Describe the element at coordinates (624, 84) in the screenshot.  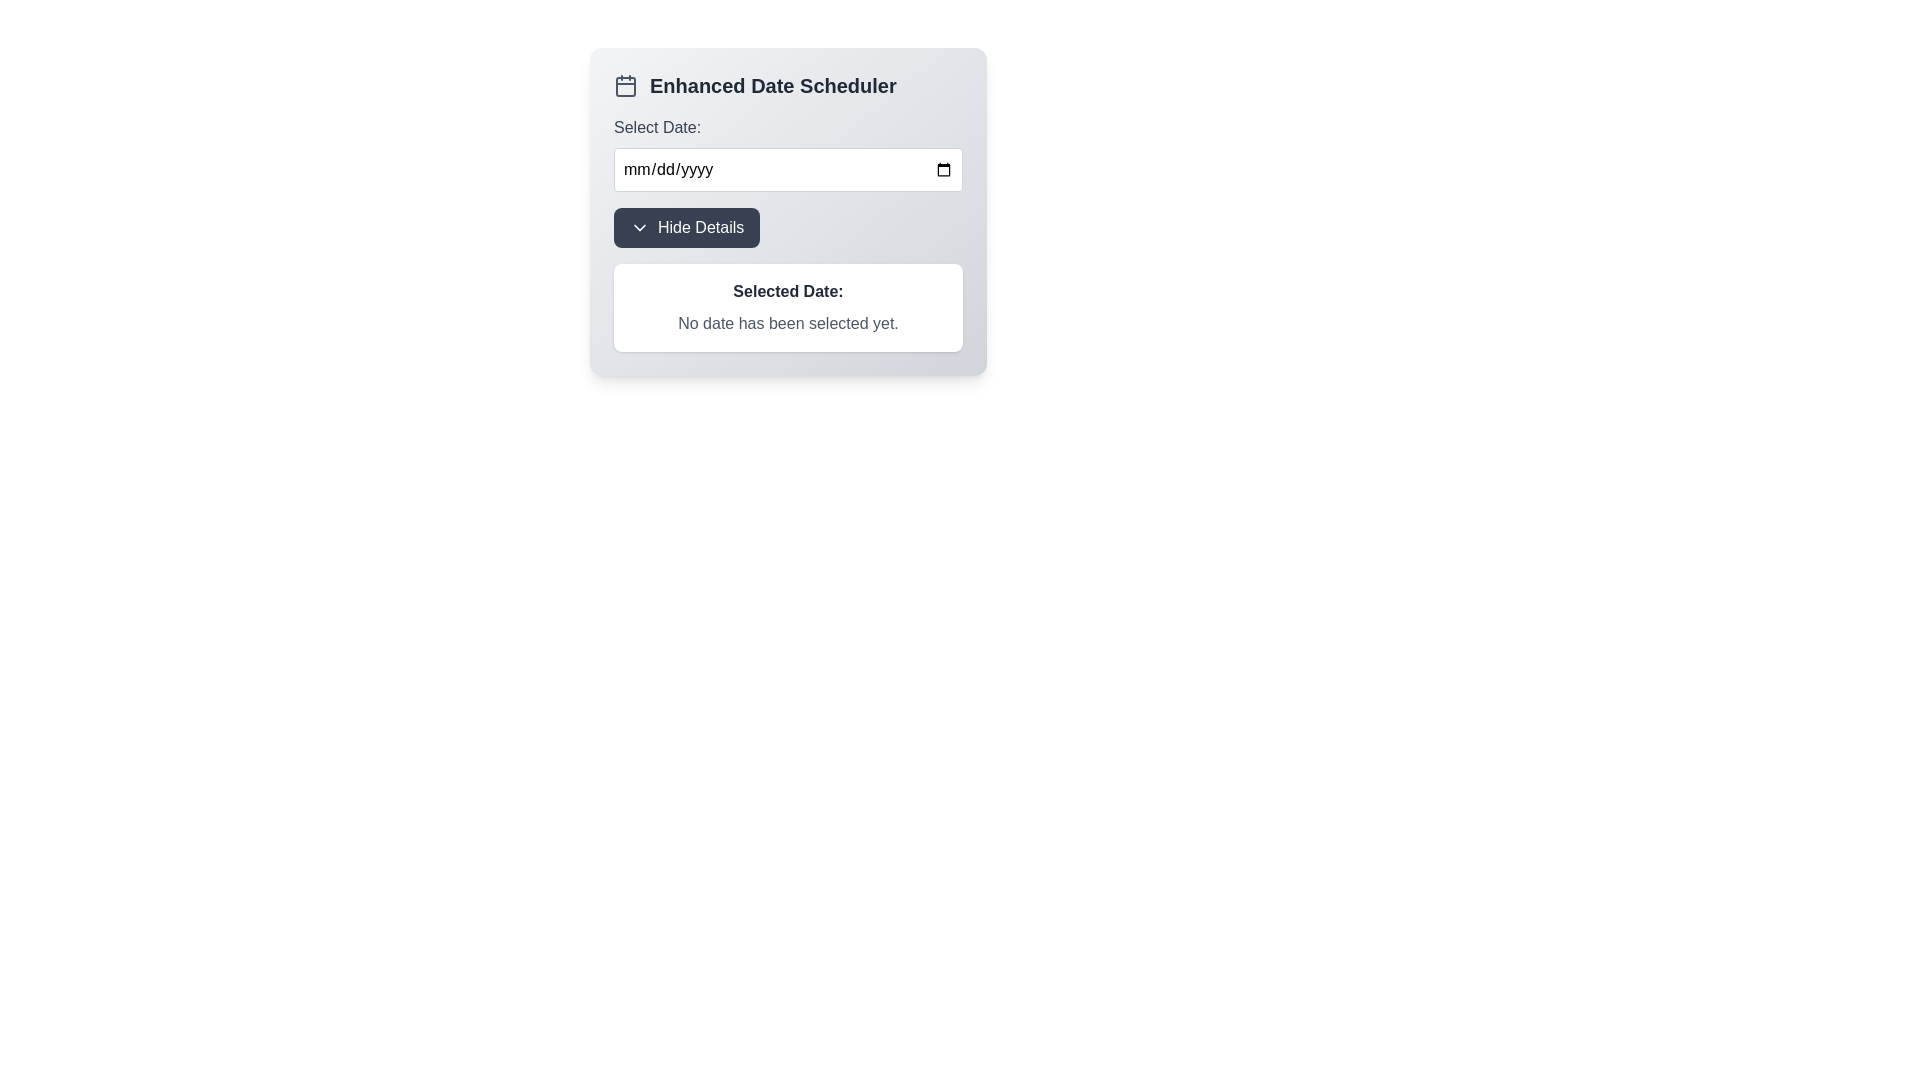
I see `the calendar icon, which is a minimalistic black-and-white design positioned to the left of the 'Enhanced Date Scheduler' label` at that location.